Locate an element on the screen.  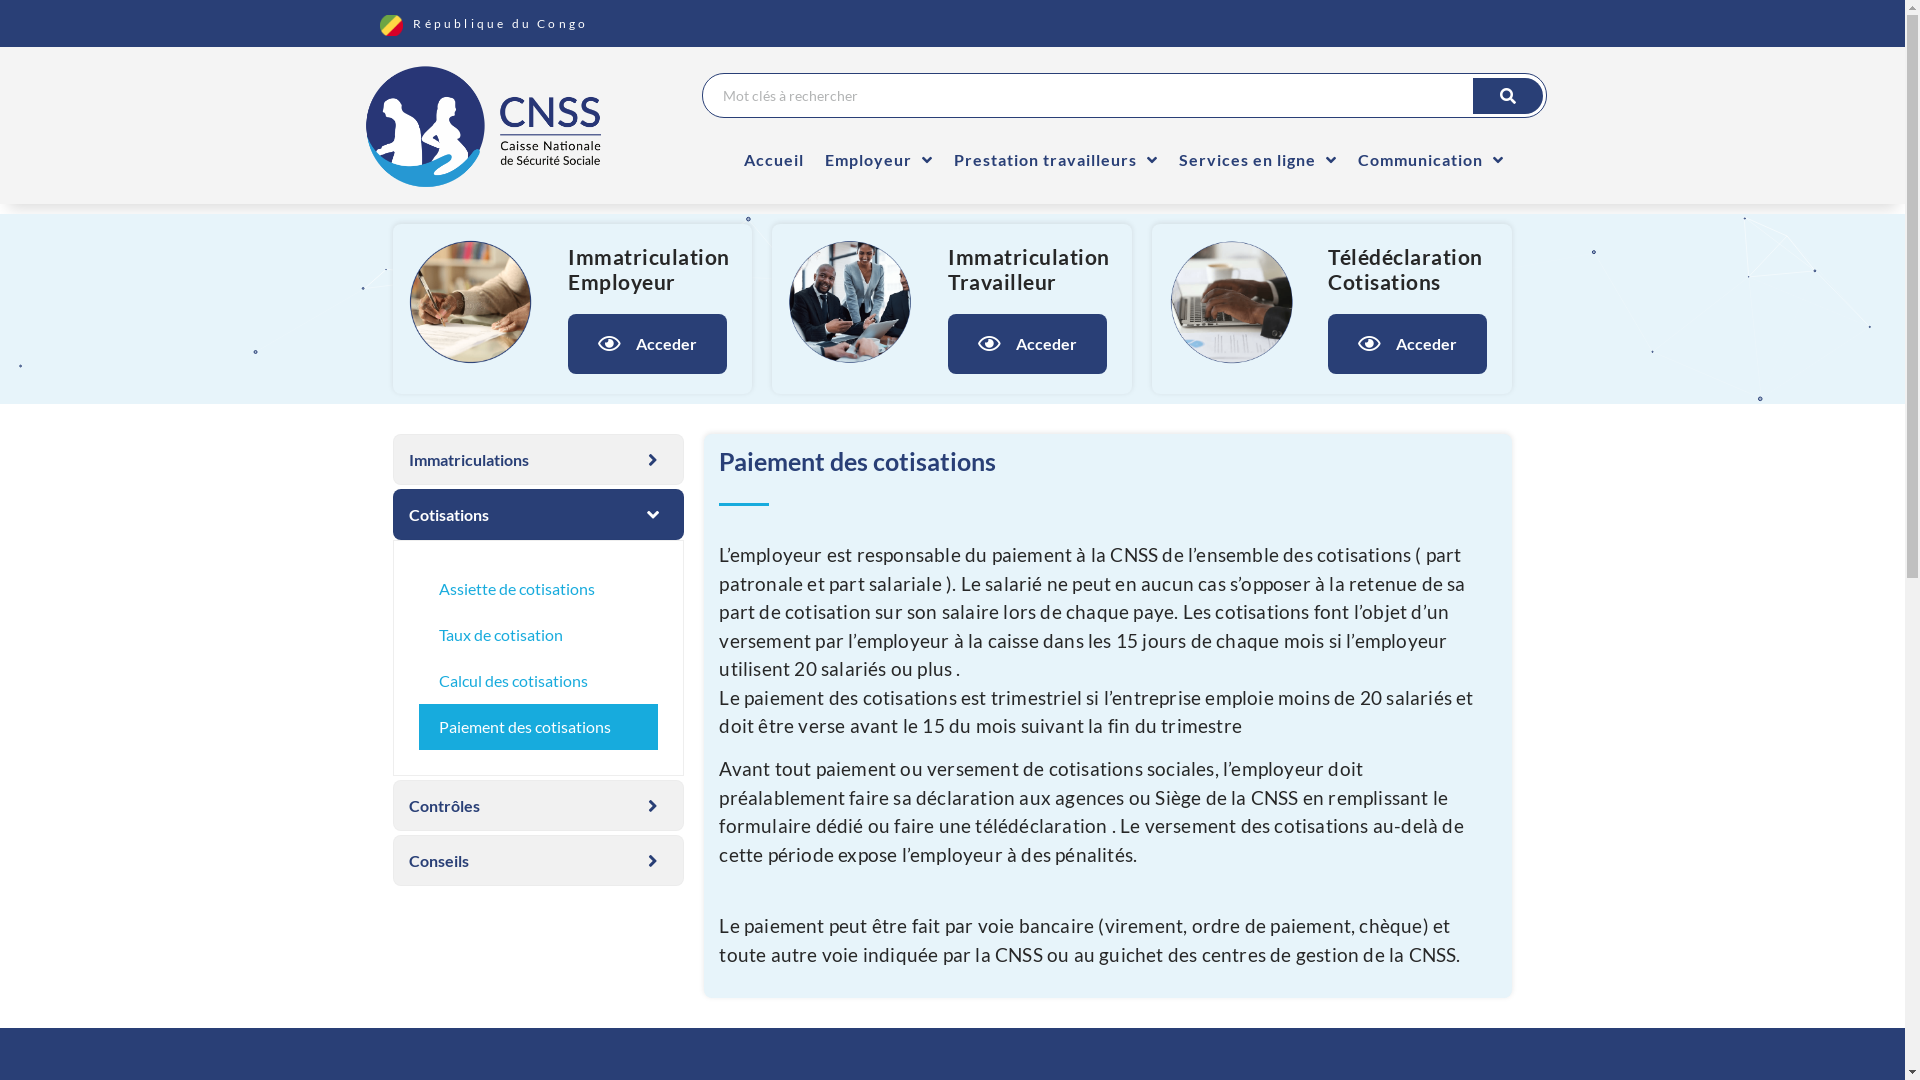
'Services en ligne' is located at coordinates (1169, 158).